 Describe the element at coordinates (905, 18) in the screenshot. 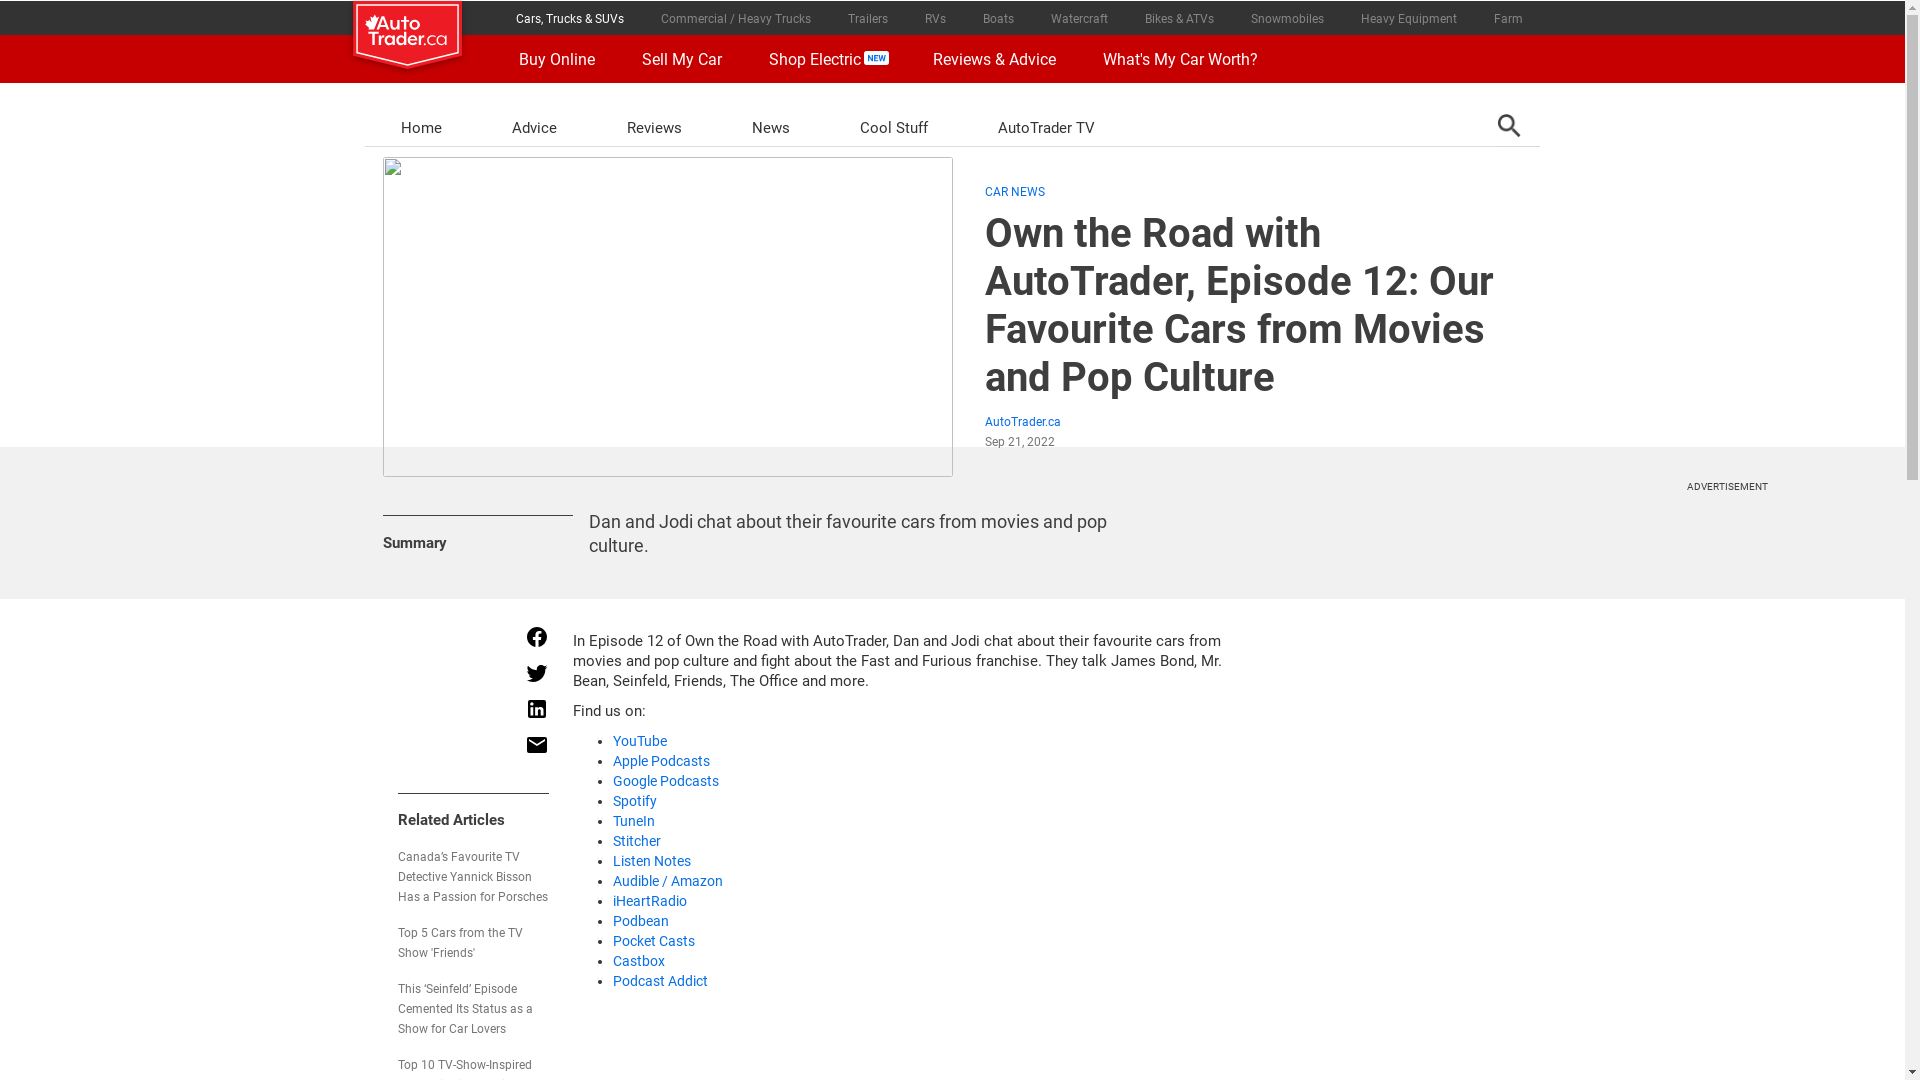

I see `'RVs'` at that location.